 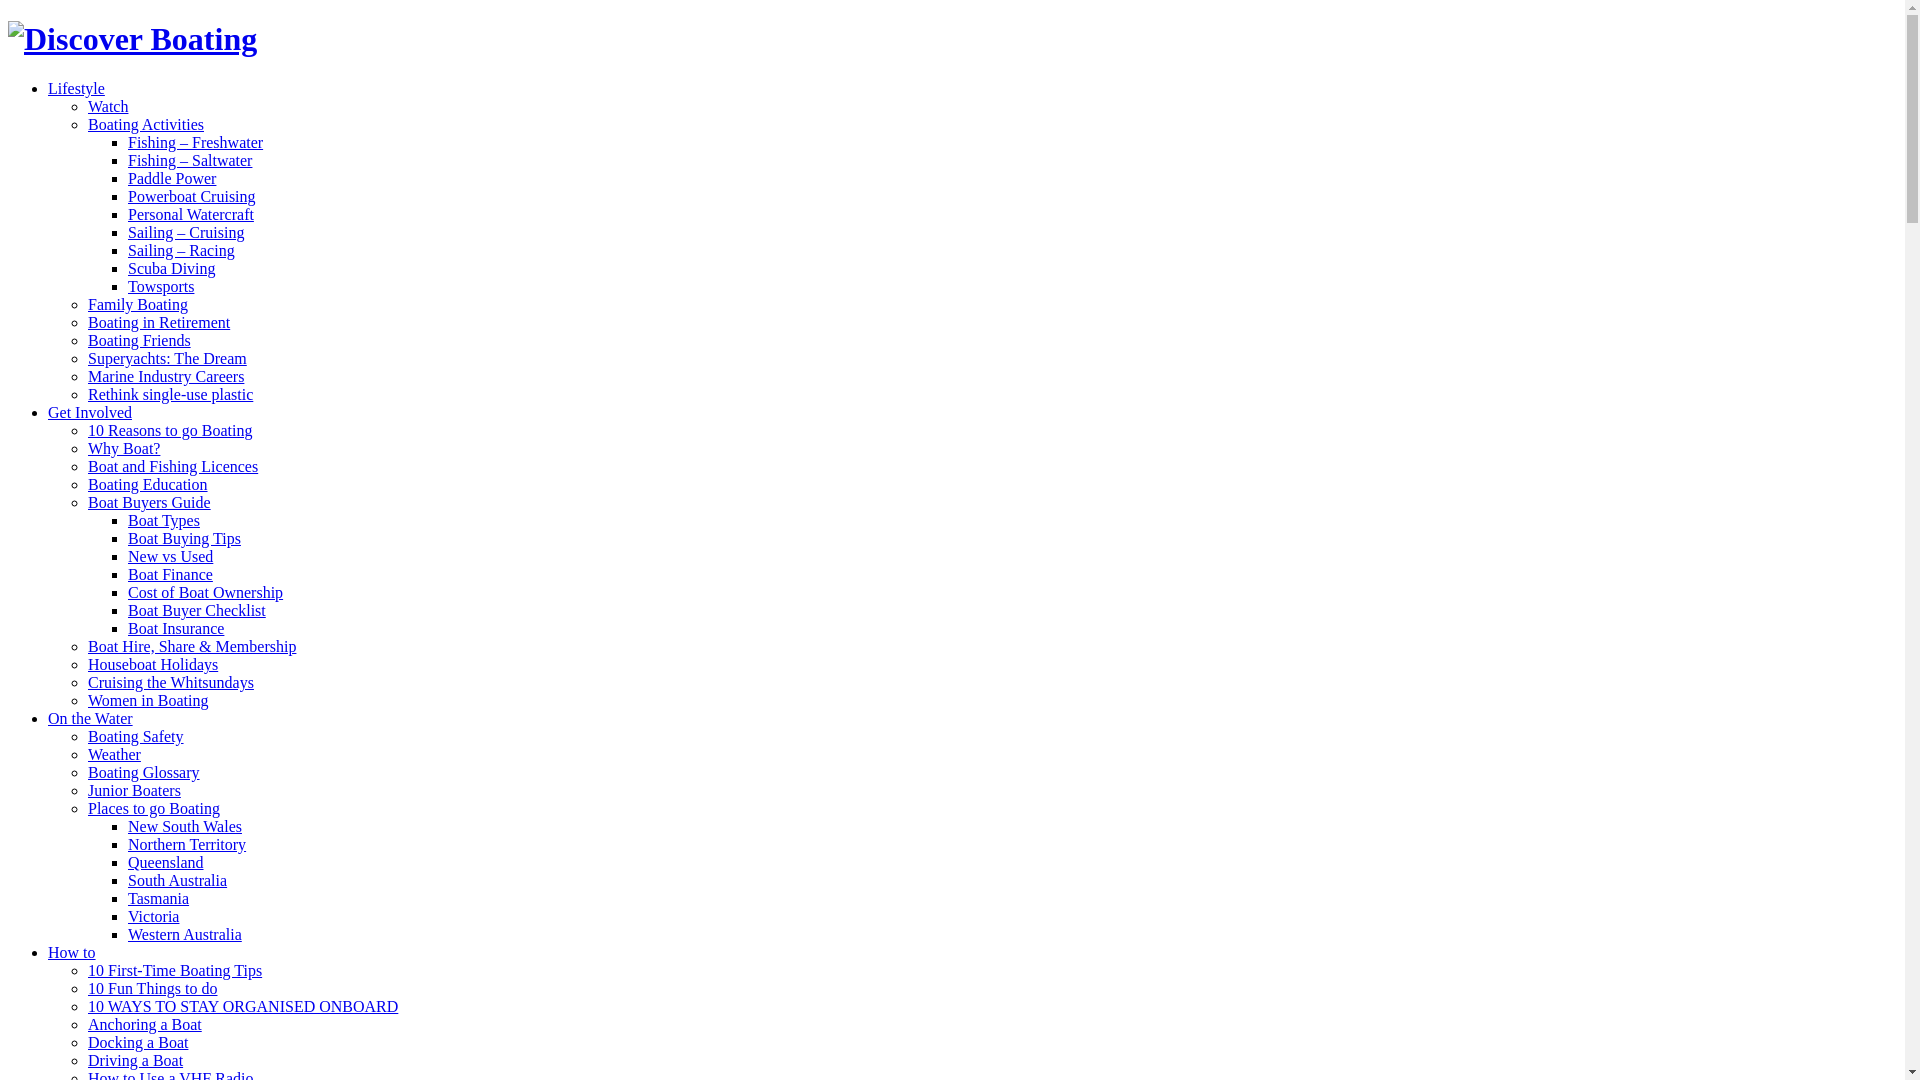 I want to click on 'Anchoring a Boat', so click(x=143, y=1024).